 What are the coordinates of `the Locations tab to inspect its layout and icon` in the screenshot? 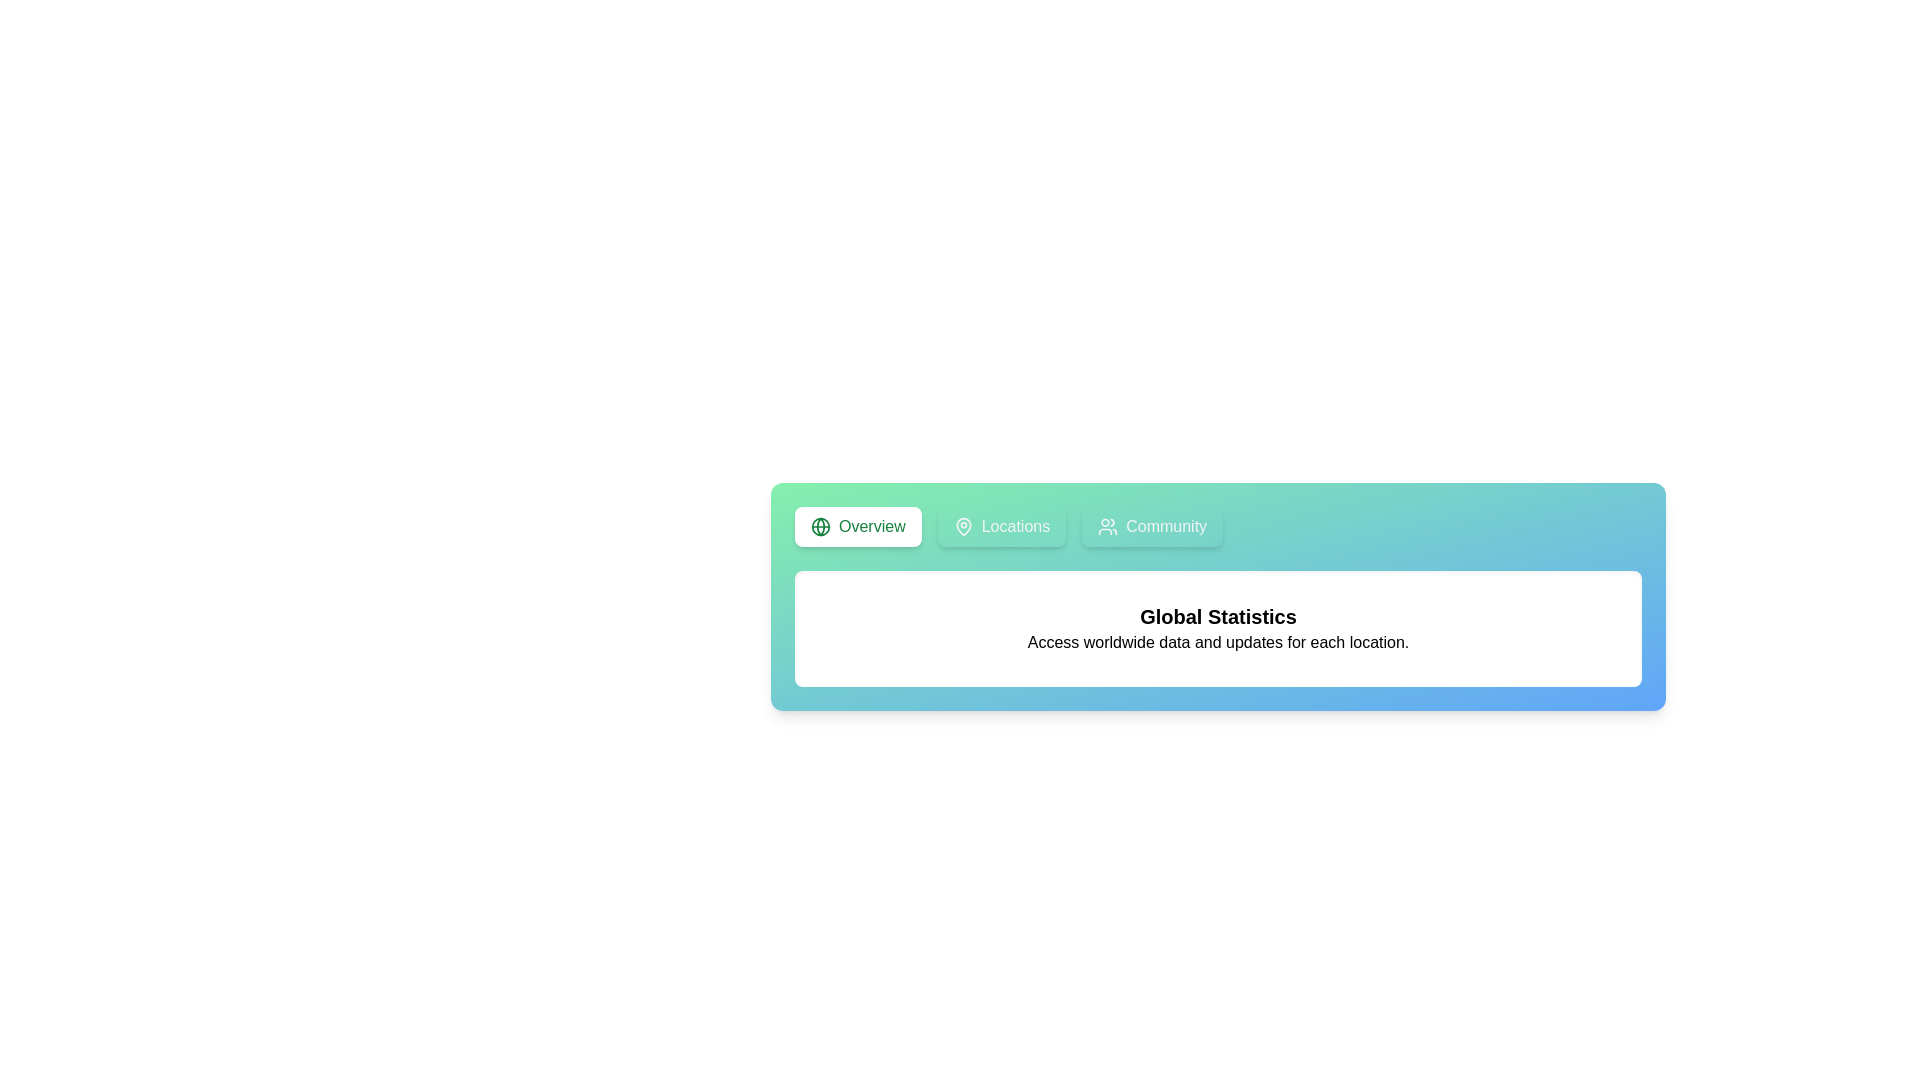 It's located at (1001, 526).